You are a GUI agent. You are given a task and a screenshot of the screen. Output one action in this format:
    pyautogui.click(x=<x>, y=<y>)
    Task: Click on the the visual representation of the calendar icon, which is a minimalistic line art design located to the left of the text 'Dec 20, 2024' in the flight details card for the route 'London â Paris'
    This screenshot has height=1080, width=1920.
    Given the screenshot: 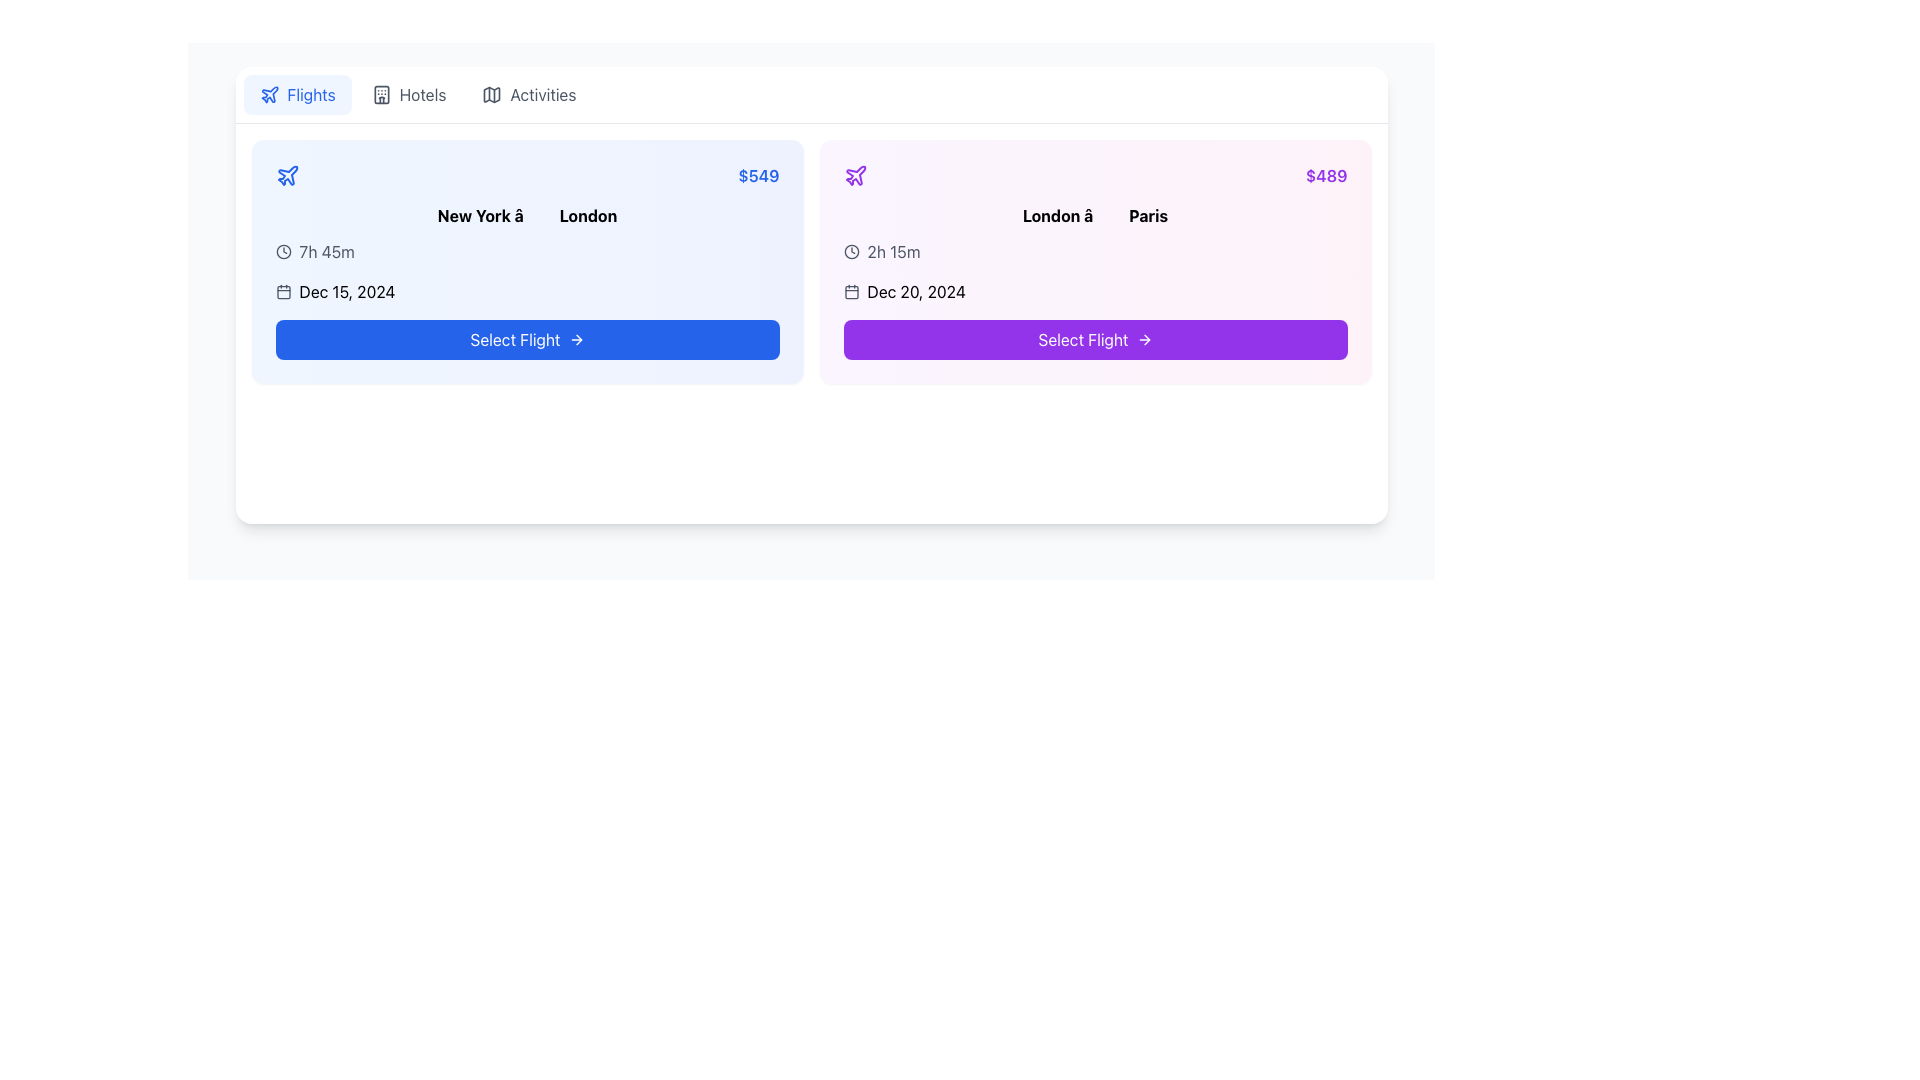 What is the action you would take?
    pyautogui.click(x=851, y=292)
    